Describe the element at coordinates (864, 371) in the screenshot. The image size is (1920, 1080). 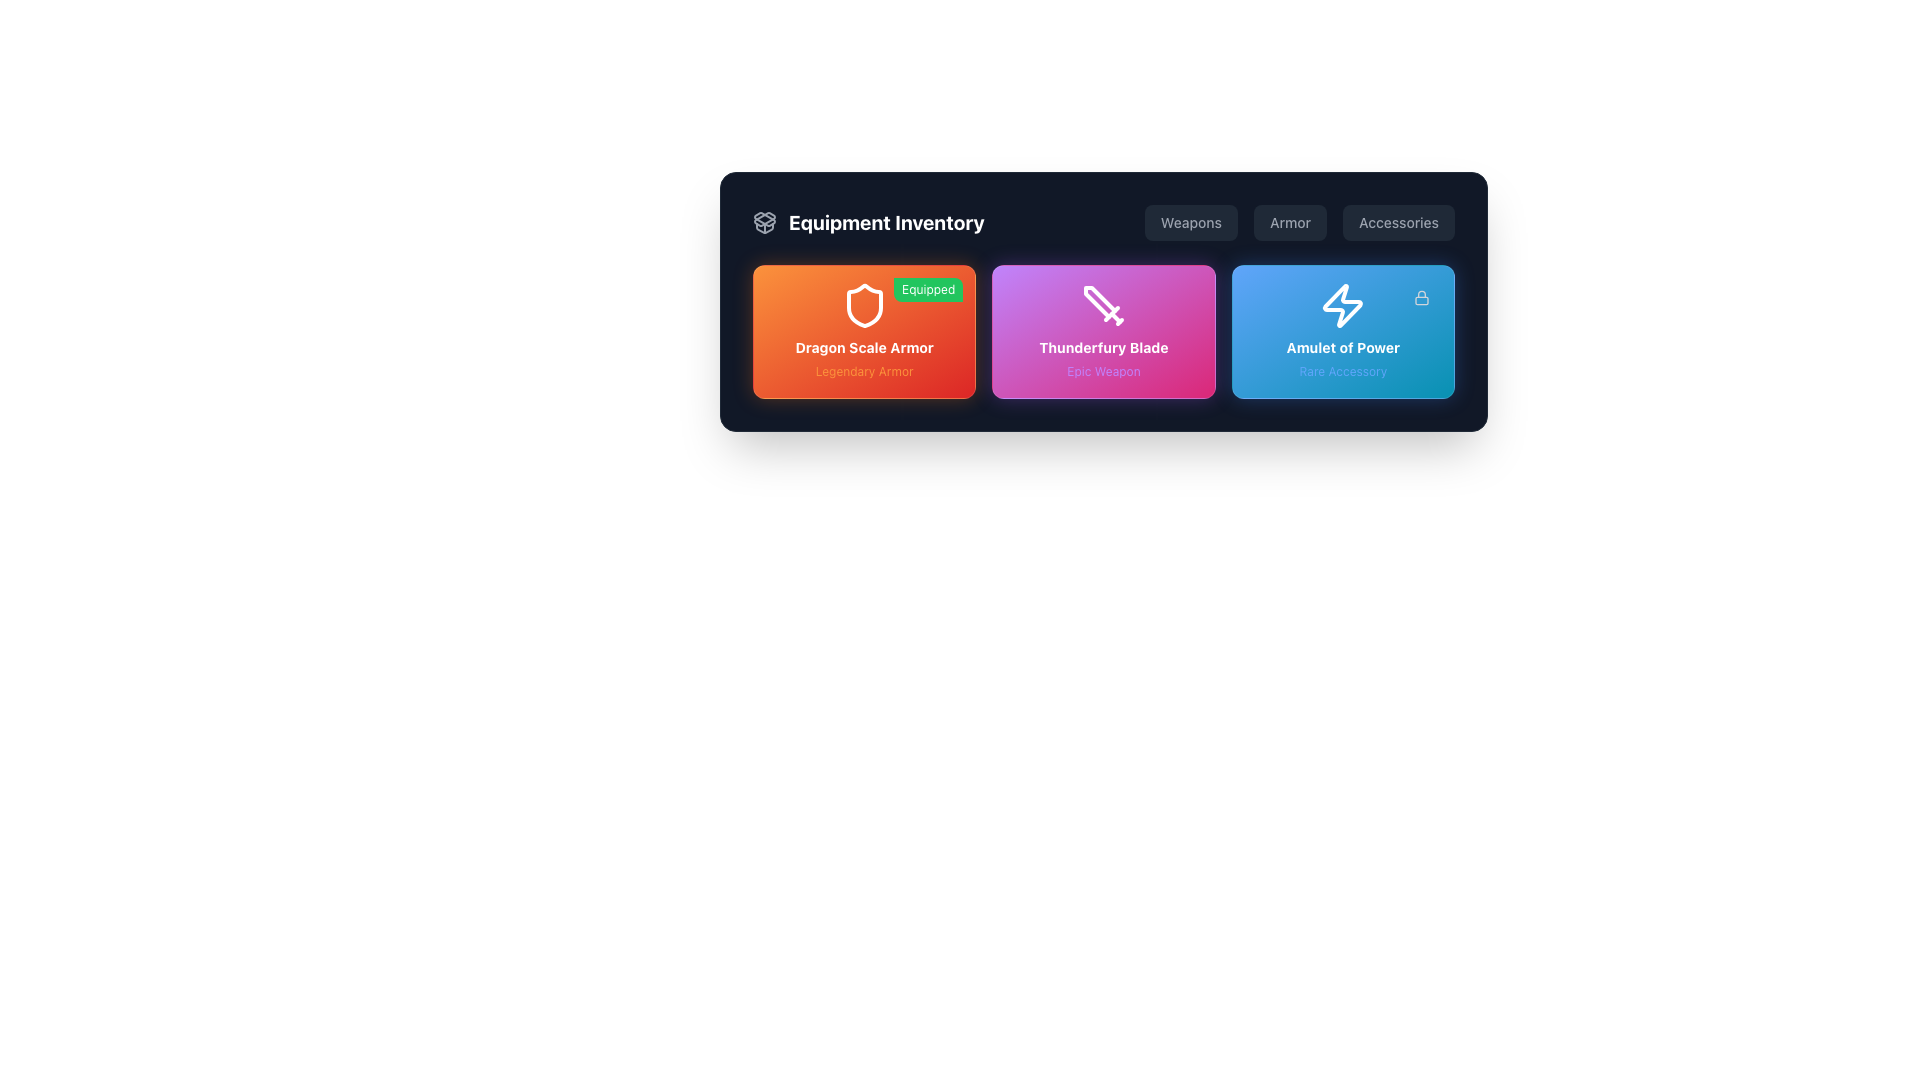
I see `the text label containing the words 'Legendary Armor', which is styled in small font size and orange color, located at the bottom of the 'Dragon Scale Armor' card` at that location.